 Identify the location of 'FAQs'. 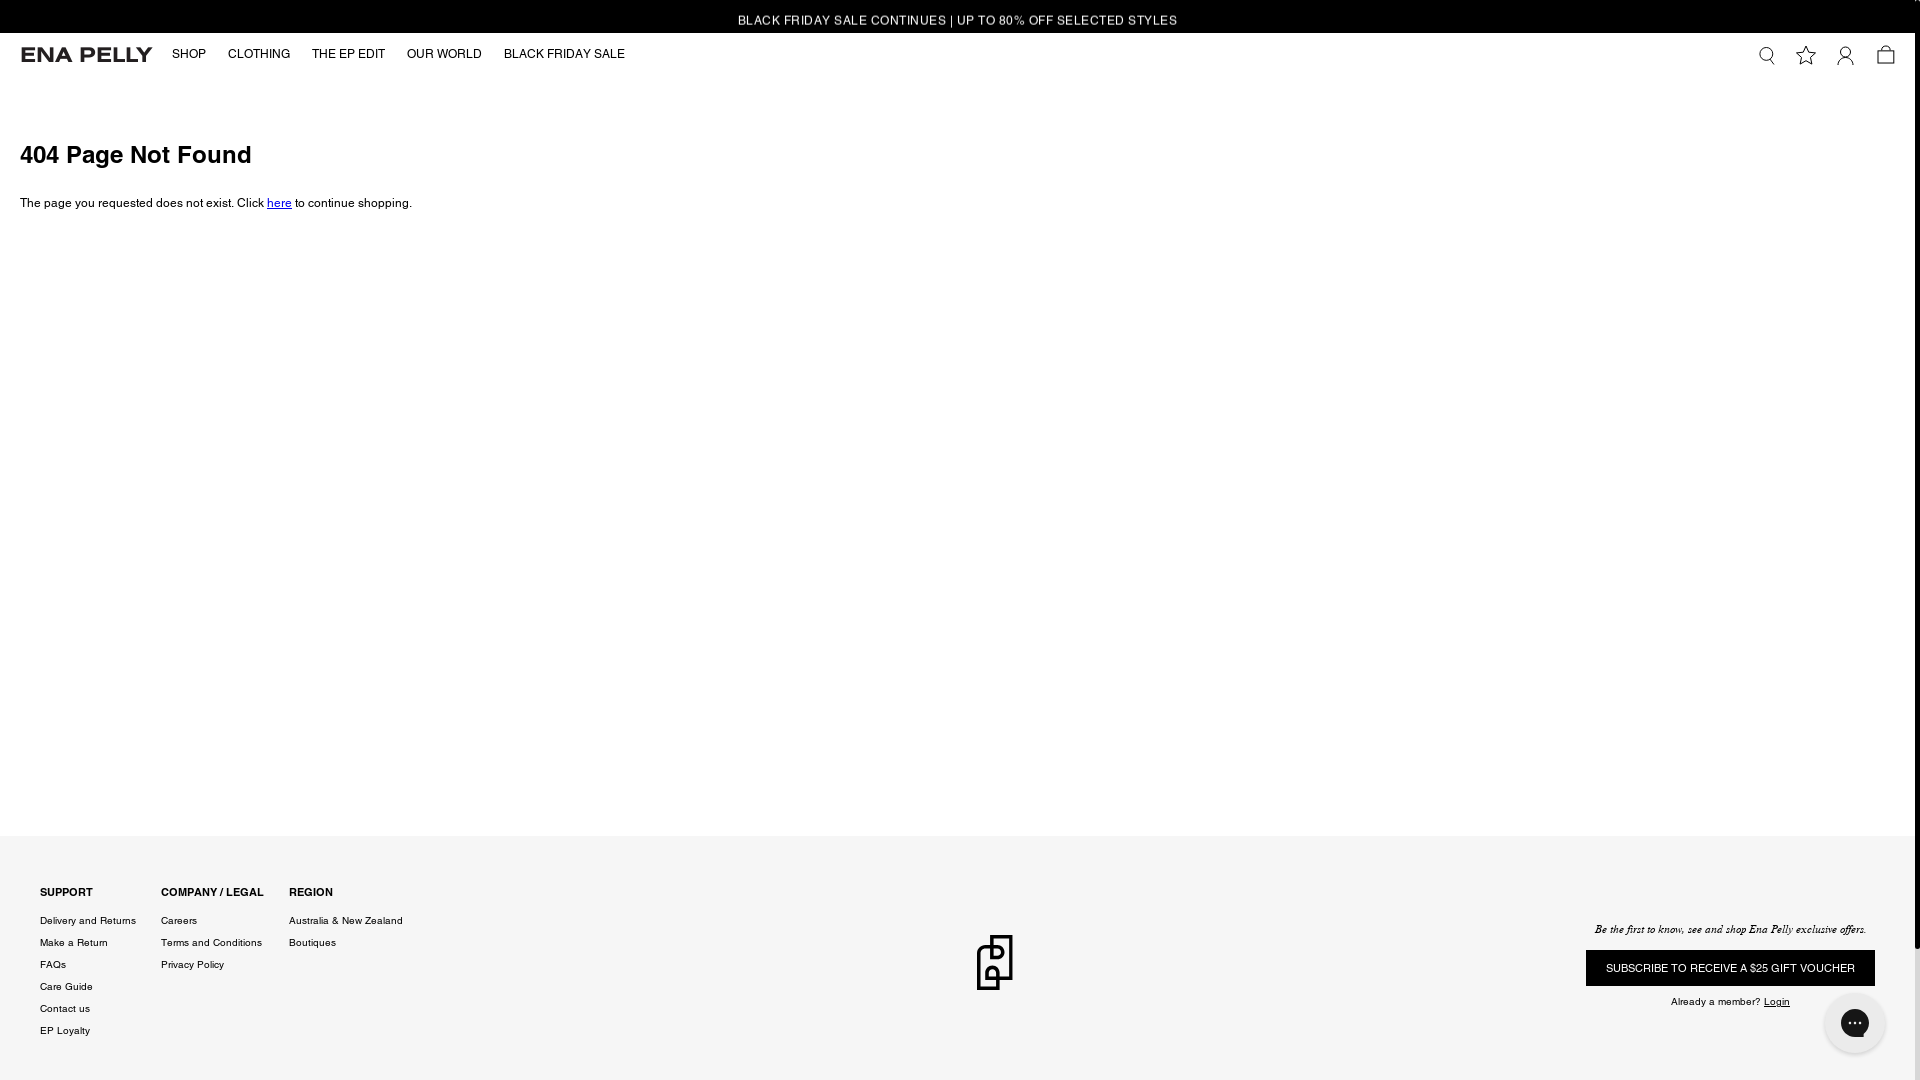
(39, 963).